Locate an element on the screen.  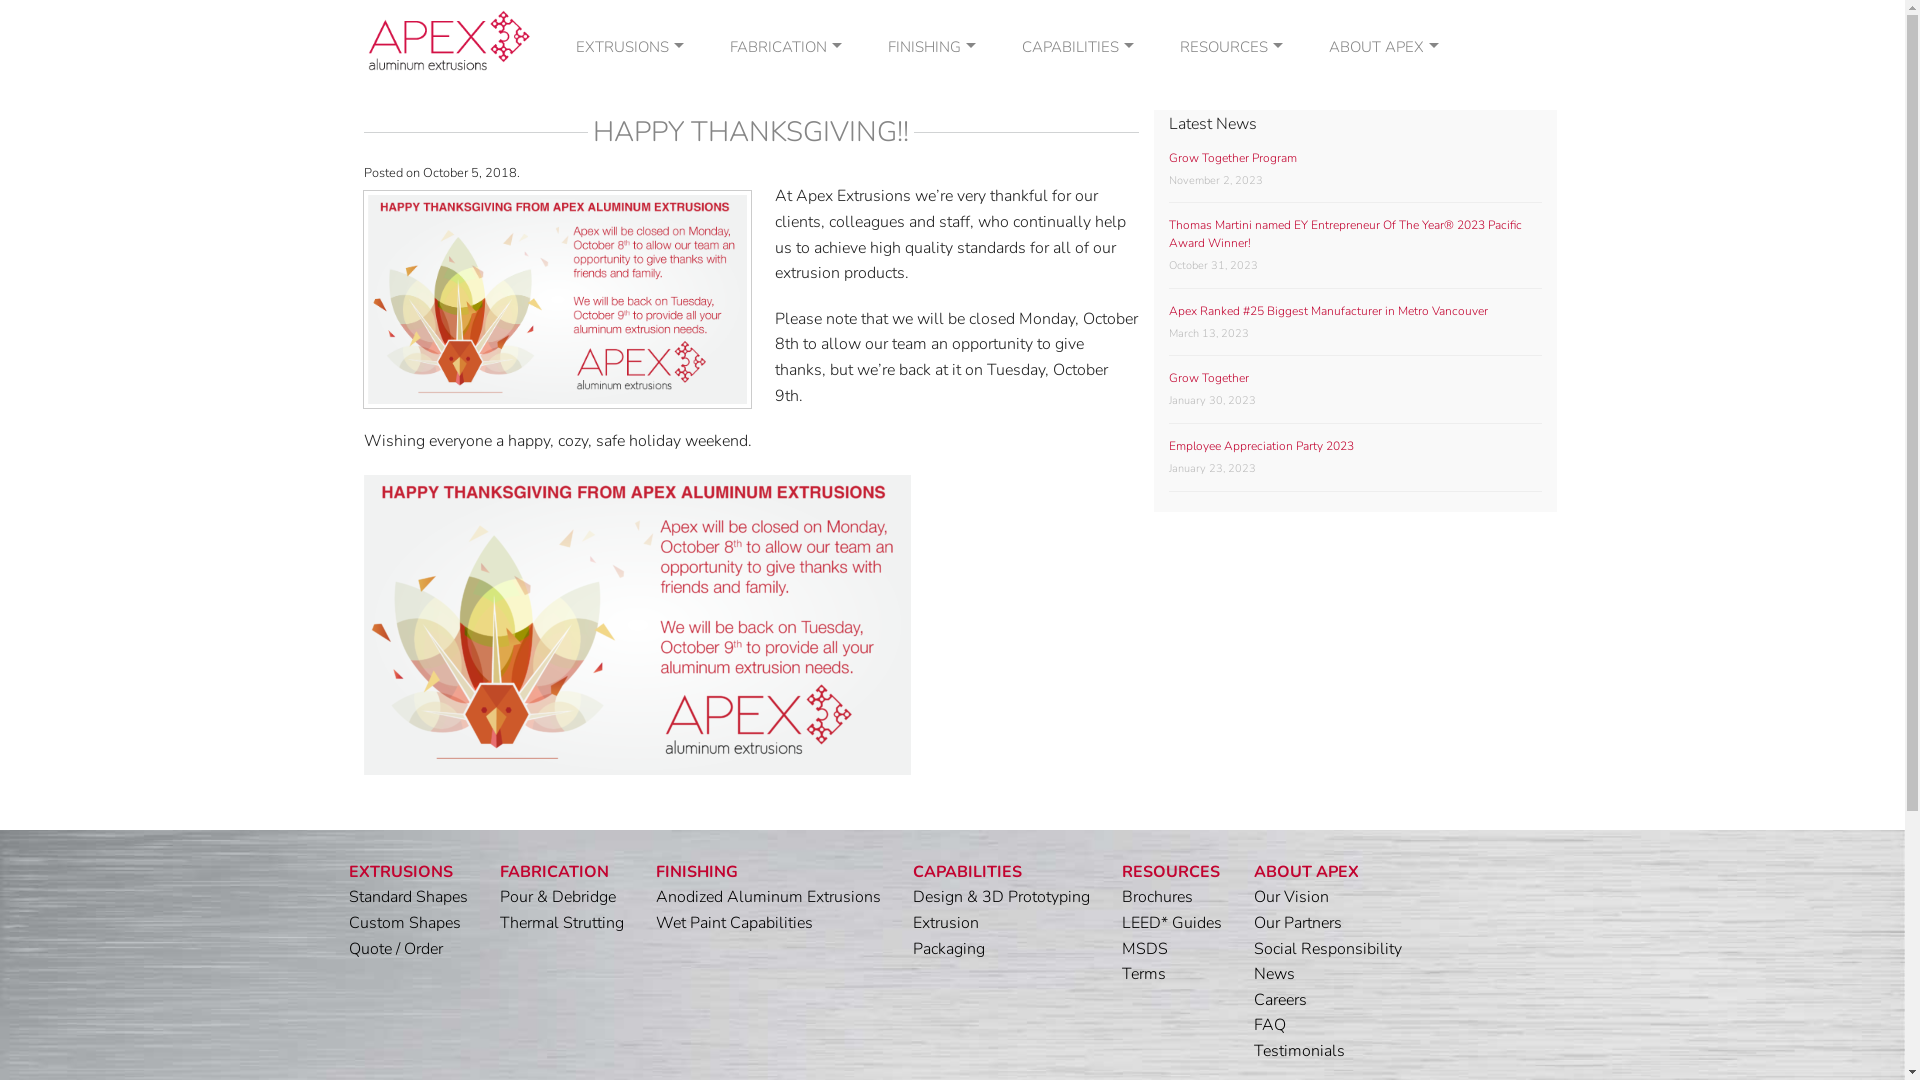
'Pour & Debridge' is located at coordinates (557, 896).